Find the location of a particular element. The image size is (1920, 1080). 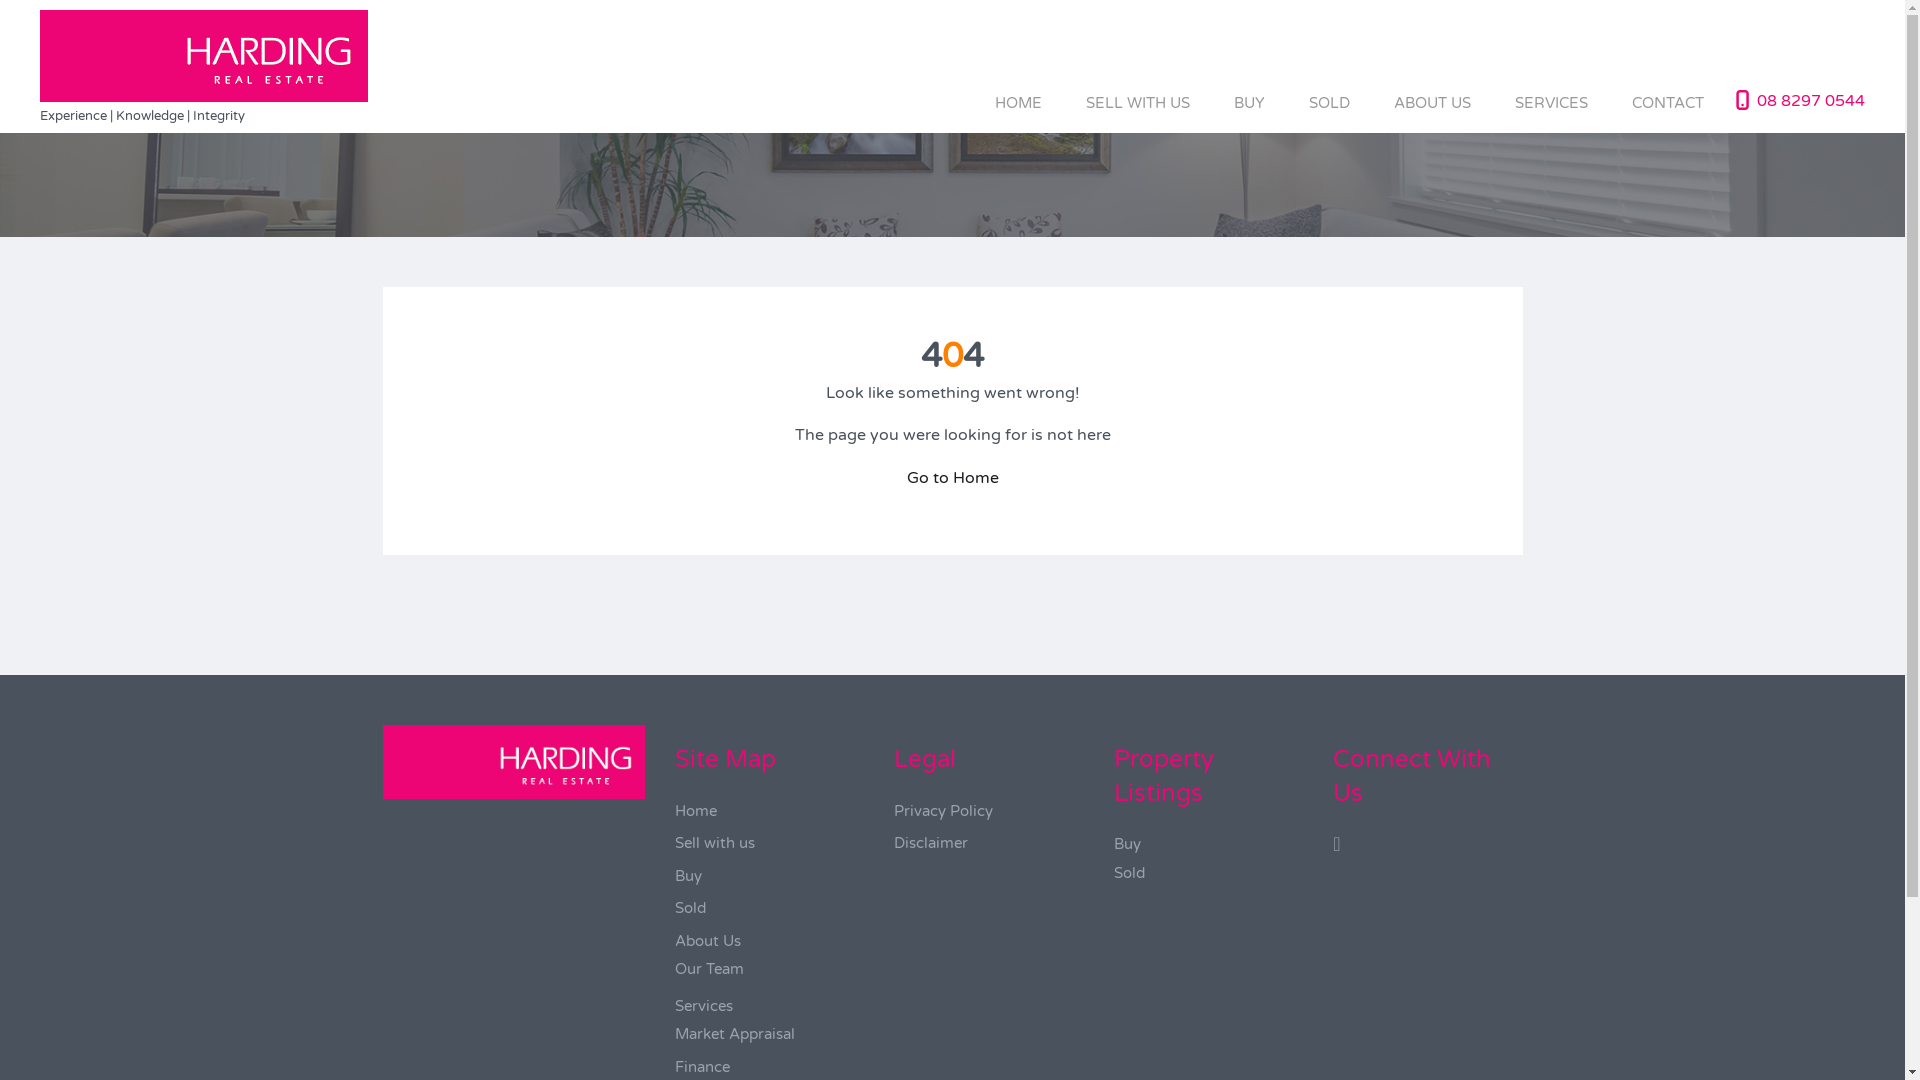

'Buy' is located at coordinates (1127, 844).